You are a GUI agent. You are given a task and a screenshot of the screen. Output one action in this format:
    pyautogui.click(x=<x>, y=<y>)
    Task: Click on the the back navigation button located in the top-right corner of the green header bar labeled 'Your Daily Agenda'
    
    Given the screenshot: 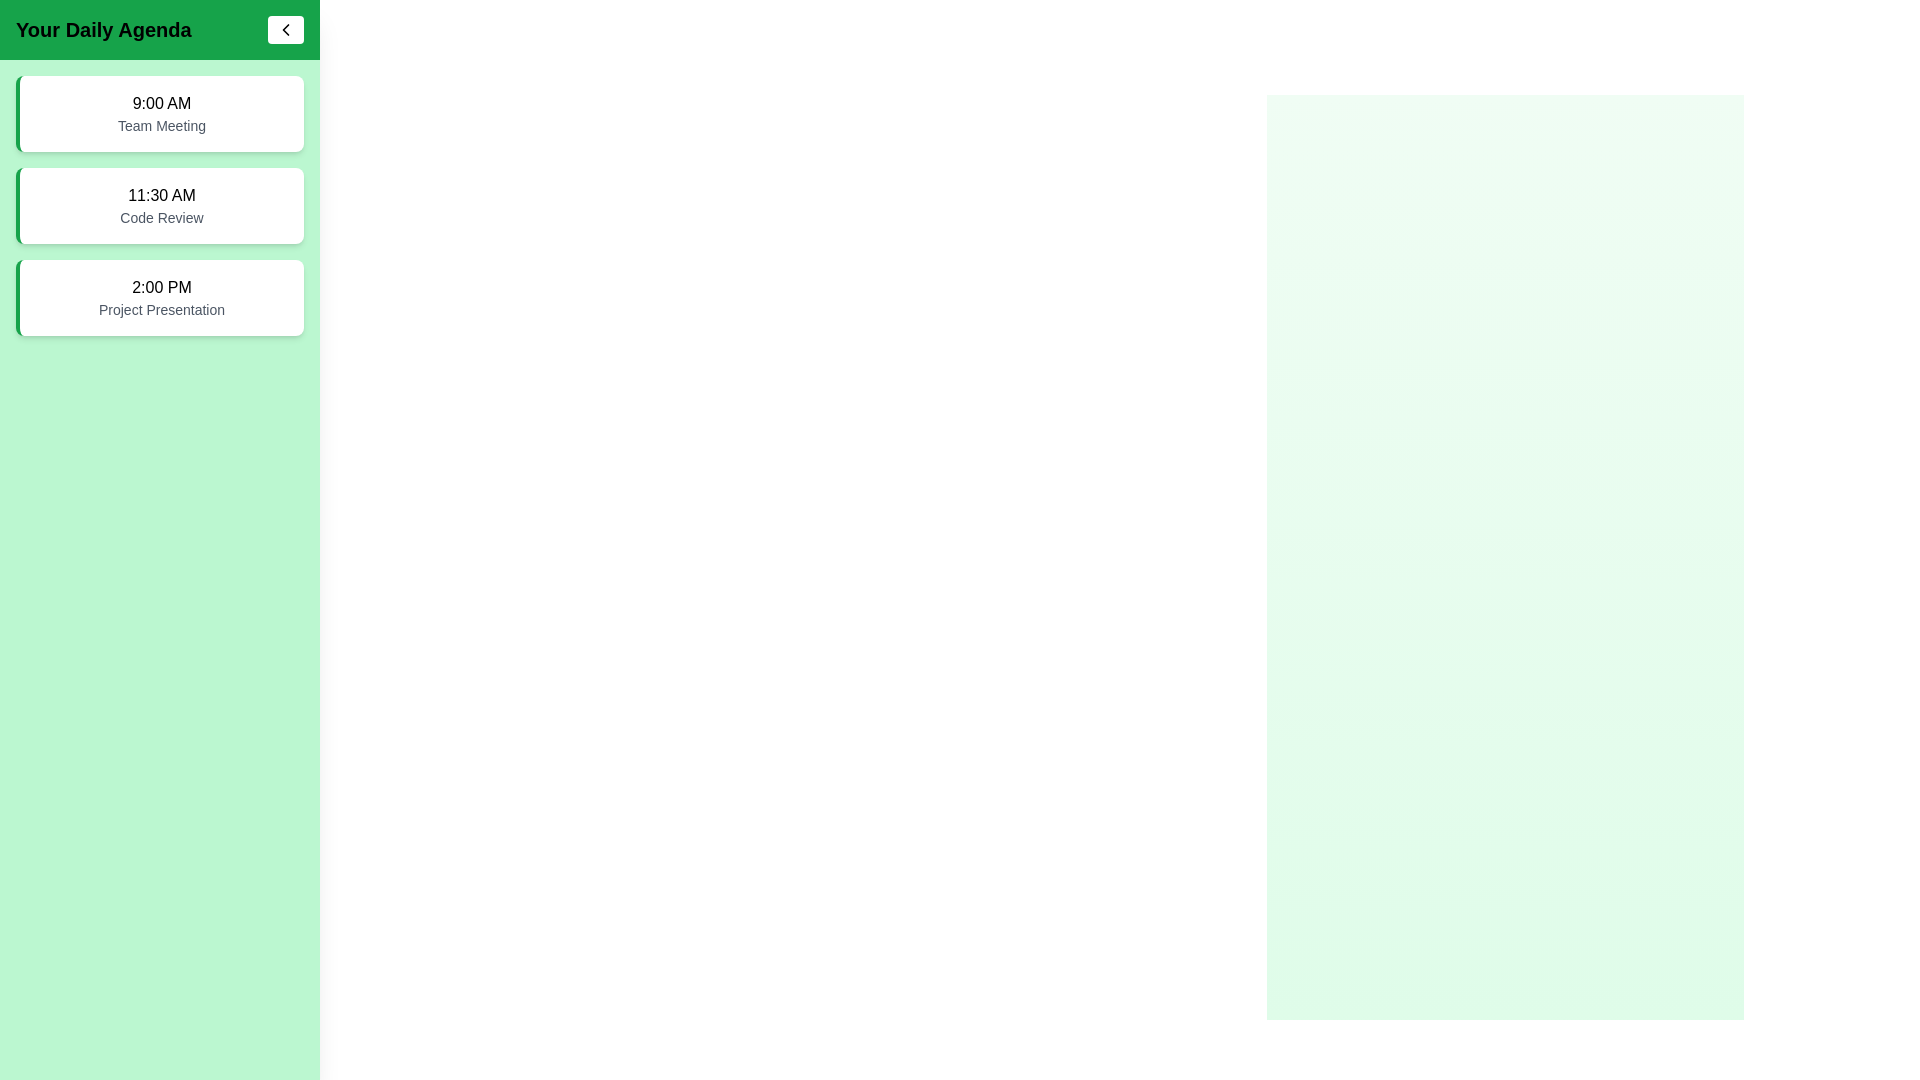 What is the action you would take?
    pyautogui.click(x=285, y=30)
    